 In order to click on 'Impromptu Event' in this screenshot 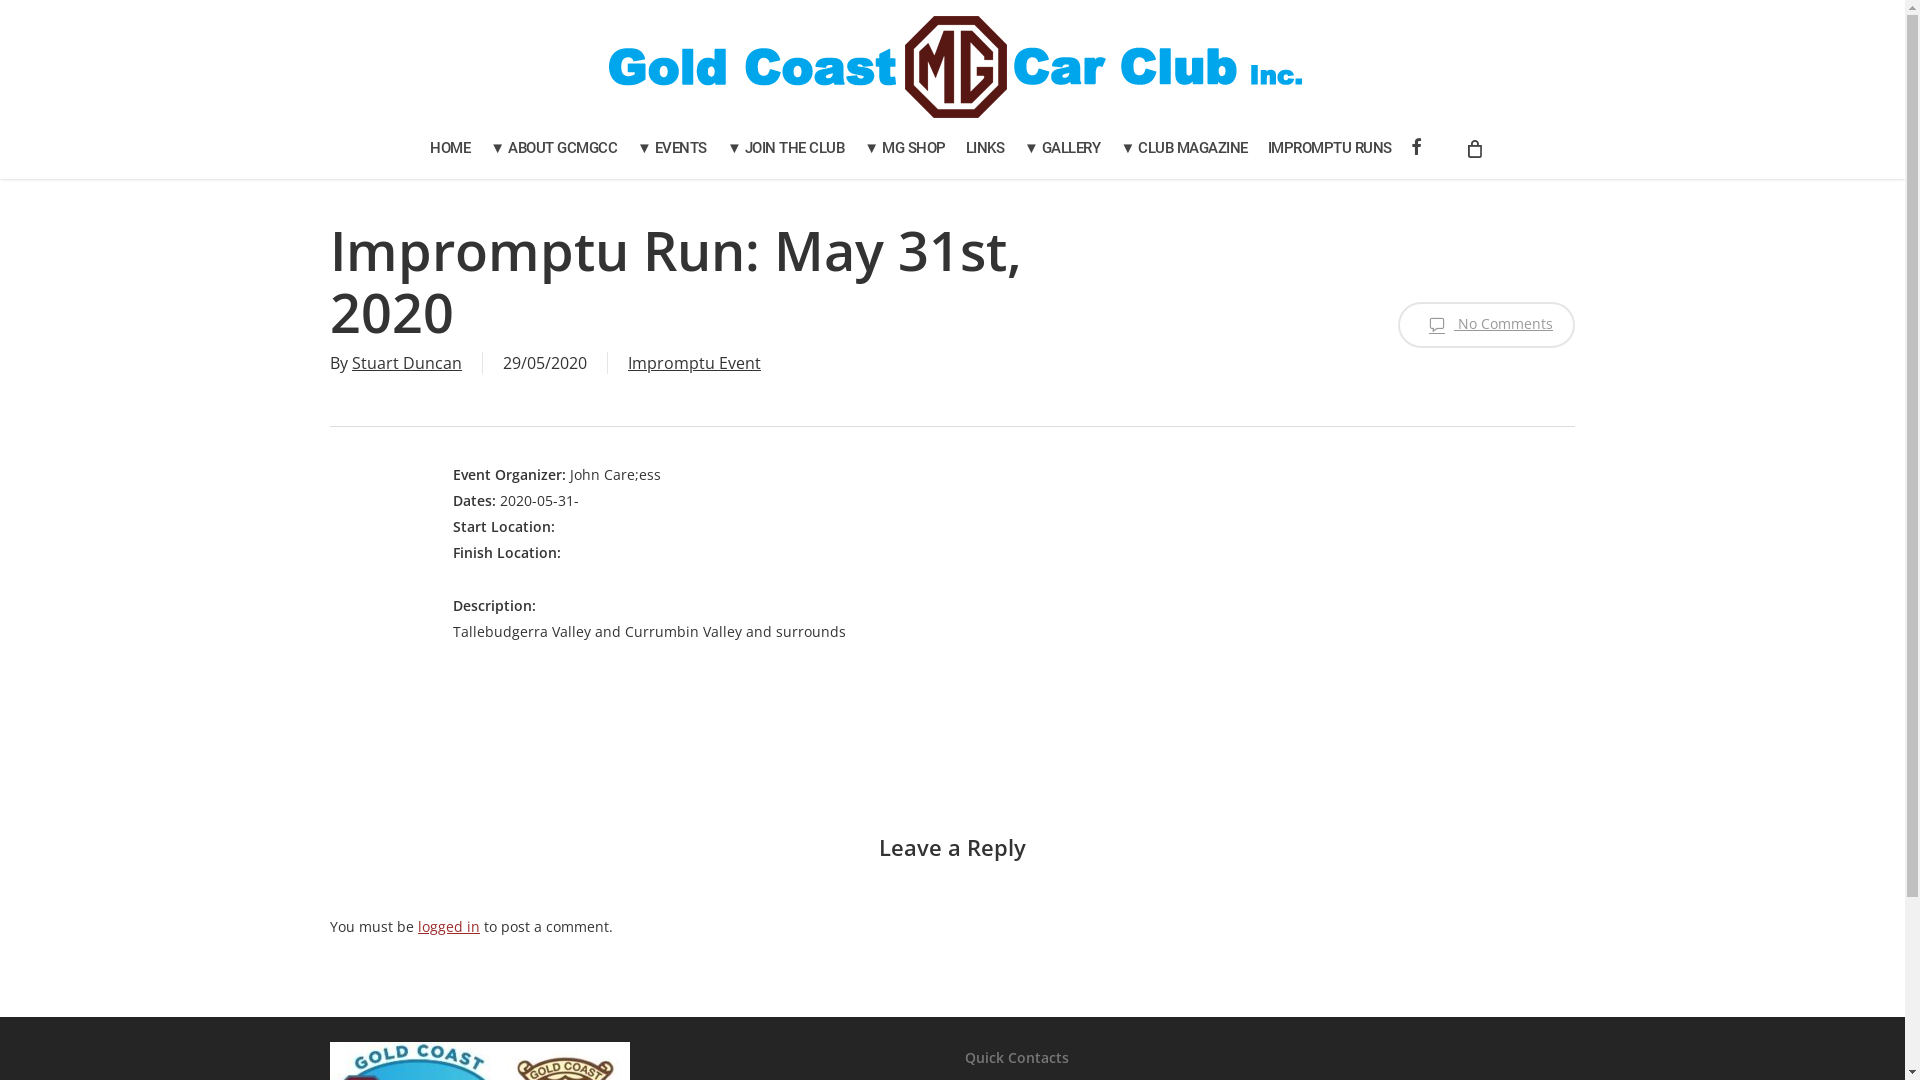, I will do `click(694, 362)`.